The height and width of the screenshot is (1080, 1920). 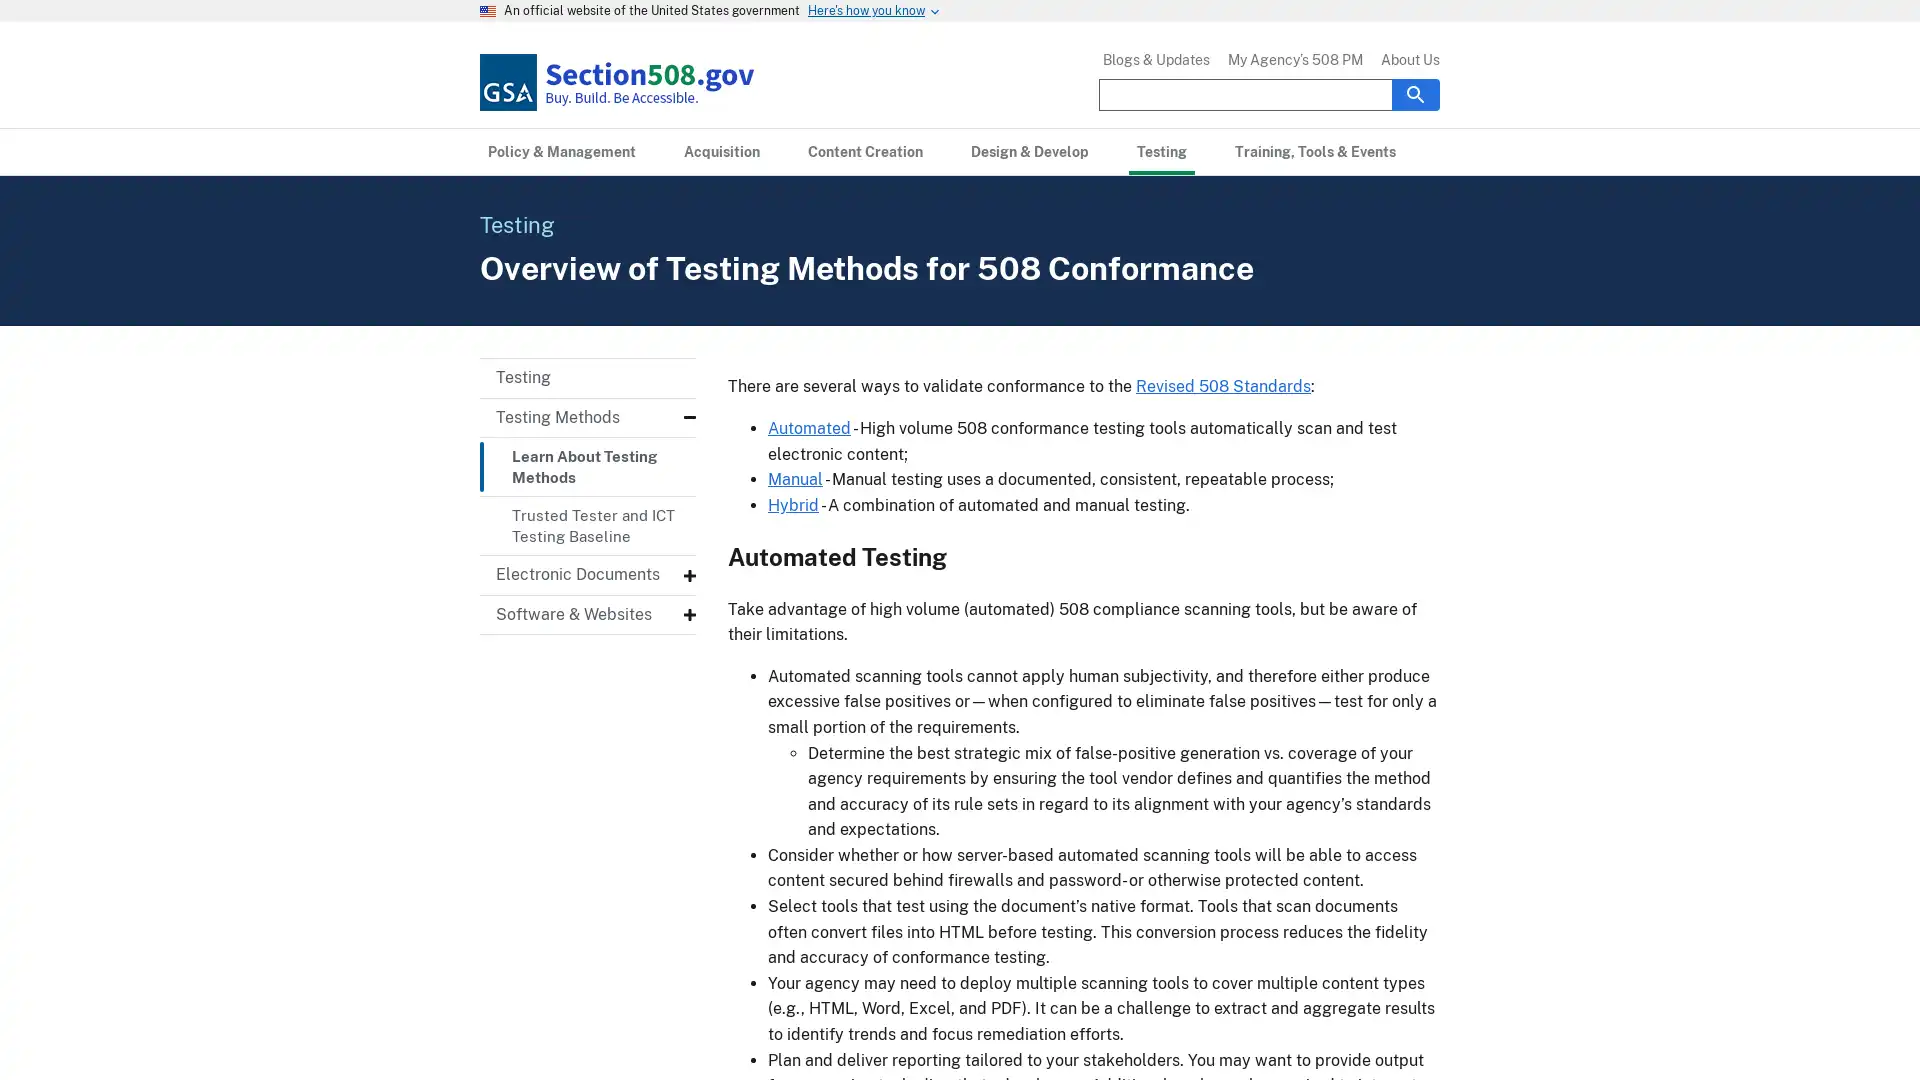 I want to click on Search, so click(x=1415, y=93).